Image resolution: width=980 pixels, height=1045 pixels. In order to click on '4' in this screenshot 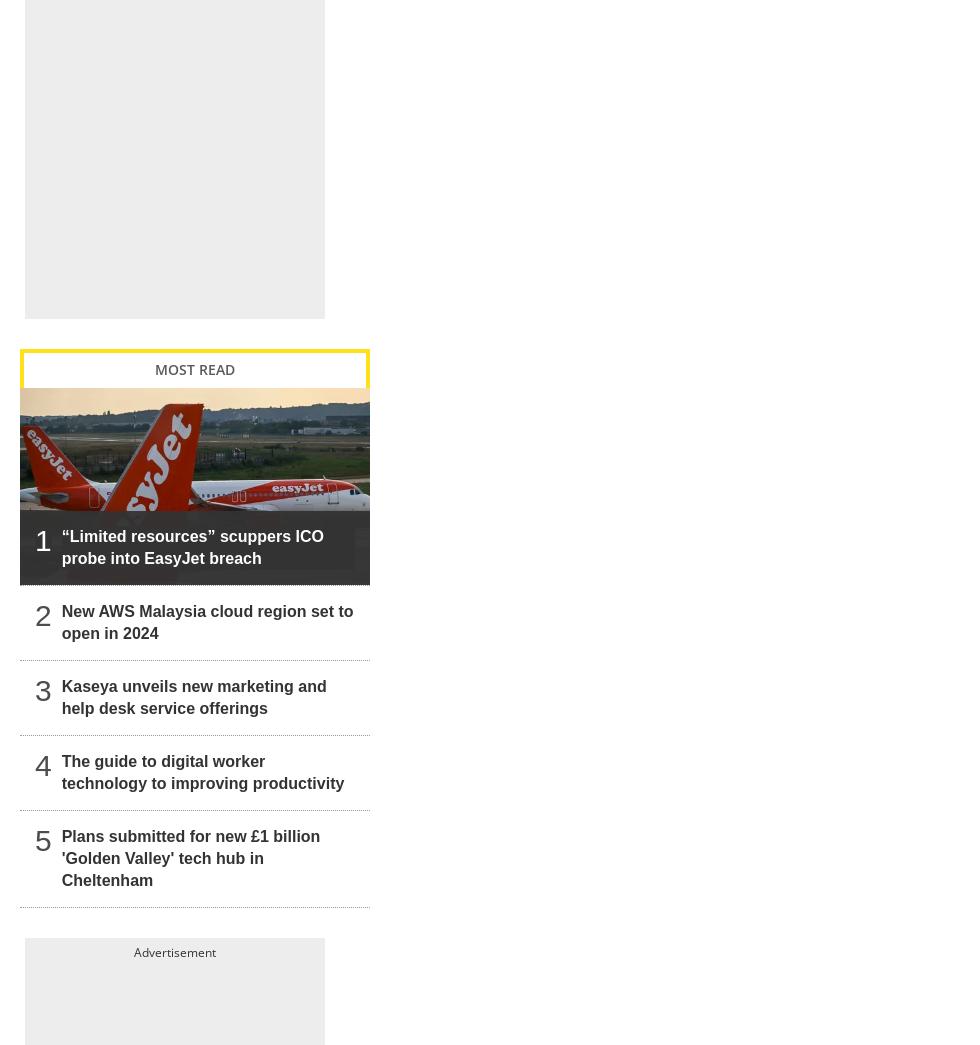, I will do `click(43, 743)`.